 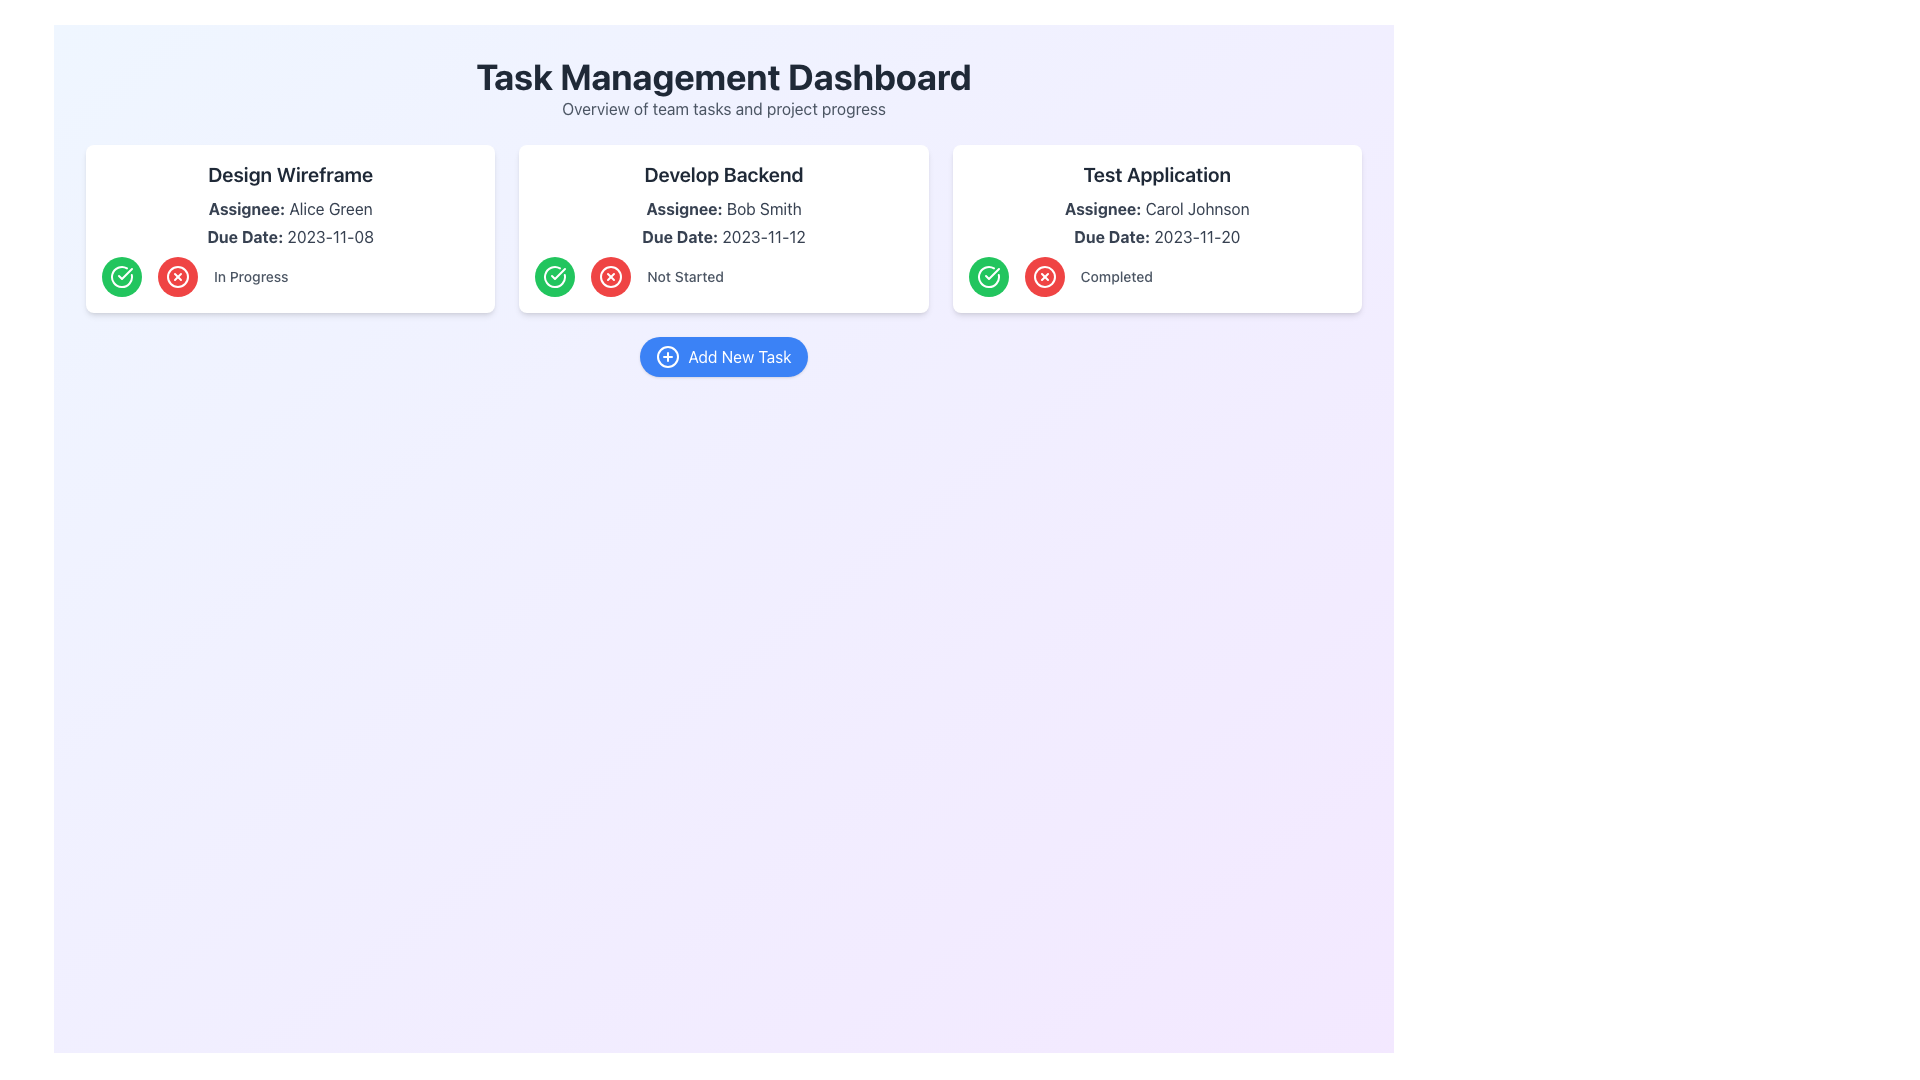 I want to click on the text label 'Assignee:' which is bold and darker gray, located in the middle task card under 'Develop Backend', to the left of 'Bob Smith', so click(x=684, y=208).